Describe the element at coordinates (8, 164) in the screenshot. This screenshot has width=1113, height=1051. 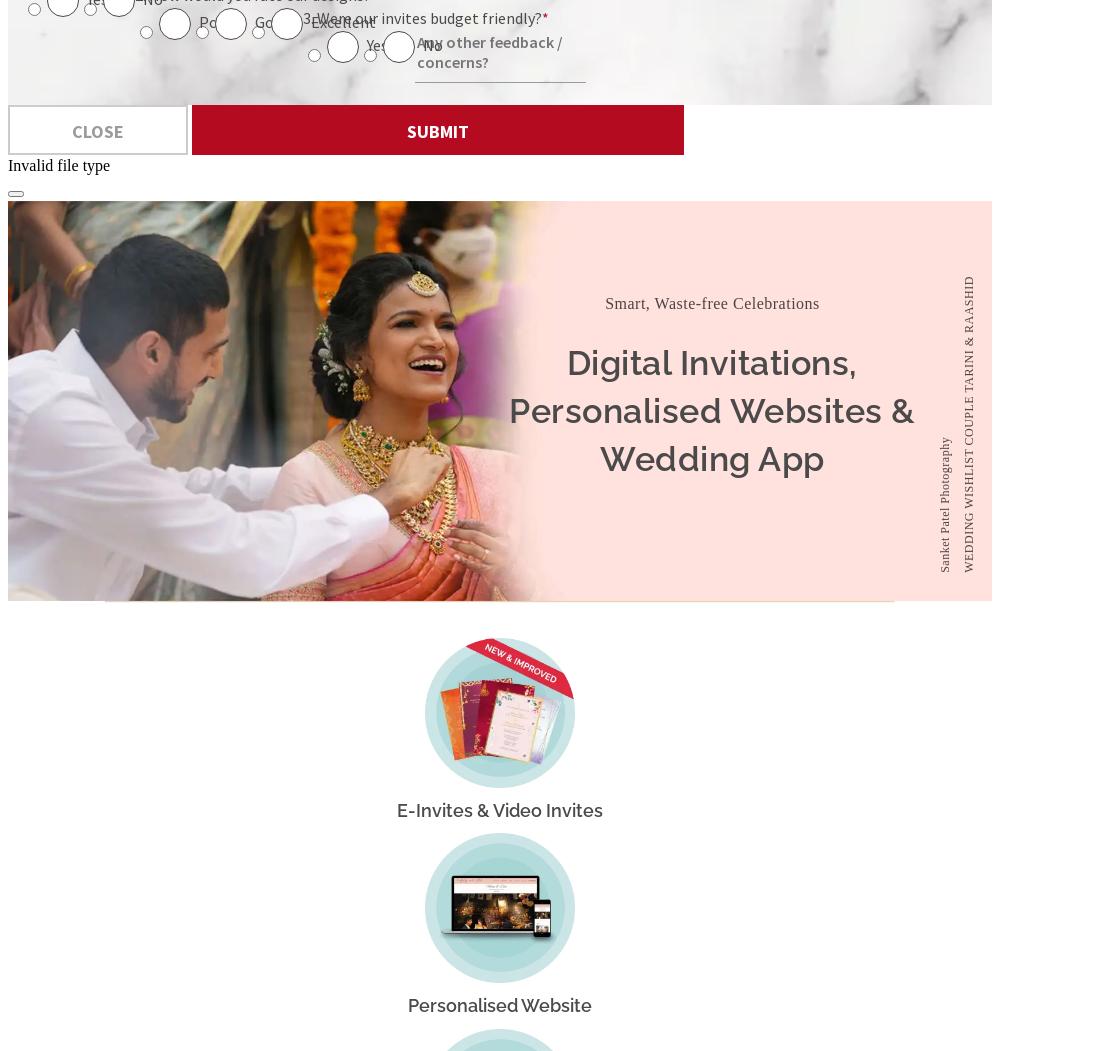
I see `'Invalid file type'` at that location.